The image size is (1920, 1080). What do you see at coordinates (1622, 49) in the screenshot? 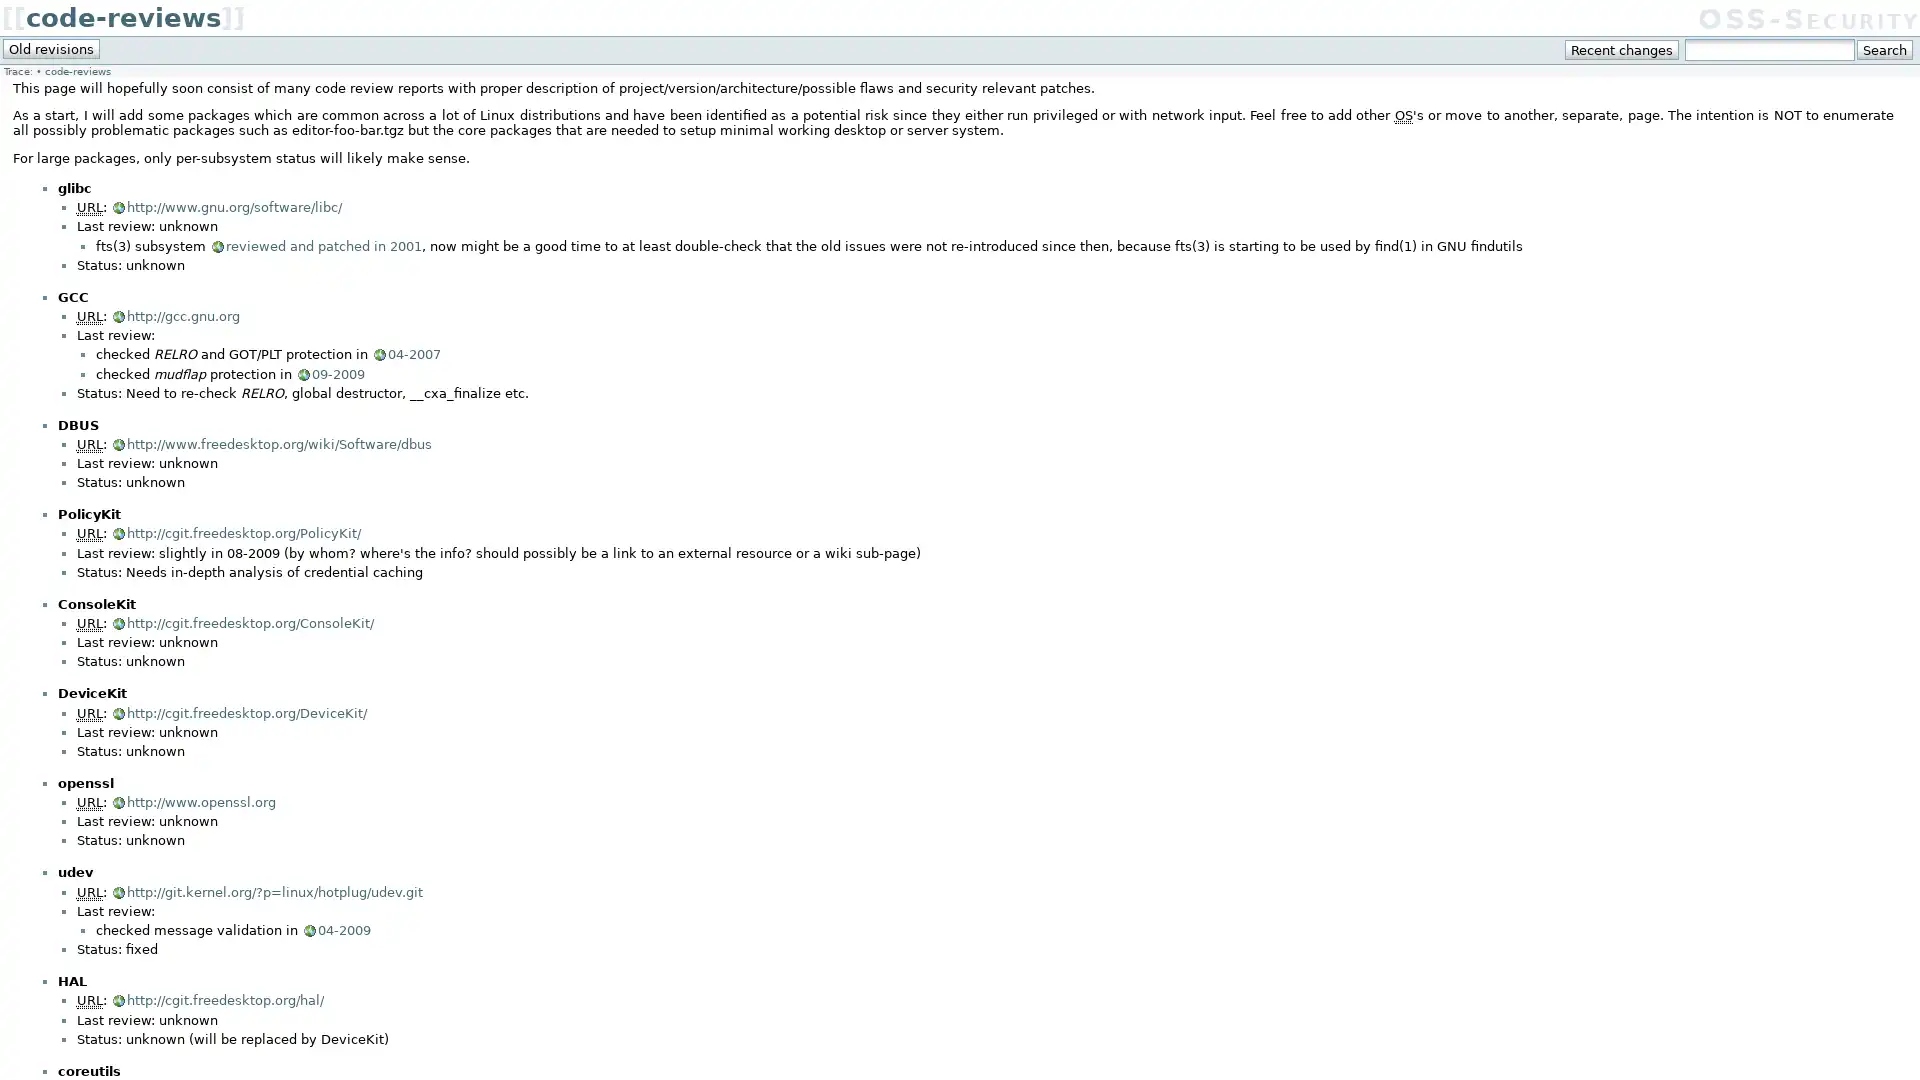
I see `Recent changes` at bounding box center [1622, 49].